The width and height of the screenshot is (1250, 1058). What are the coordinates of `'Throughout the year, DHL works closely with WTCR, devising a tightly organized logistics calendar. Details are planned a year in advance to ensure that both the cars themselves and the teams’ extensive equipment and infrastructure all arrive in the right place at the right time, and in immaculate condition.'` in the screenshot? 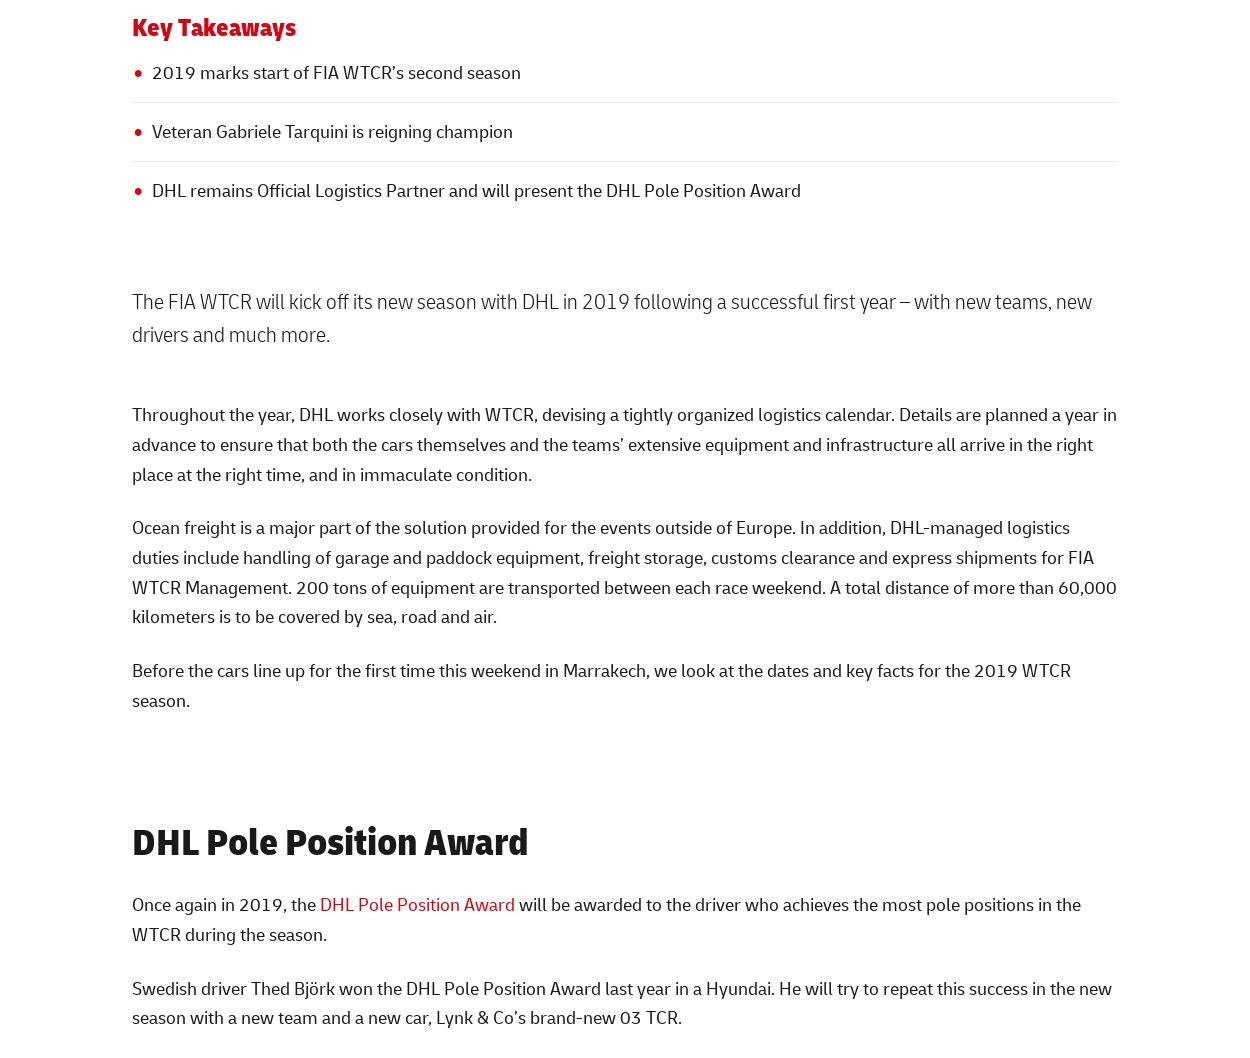 It's located at (622, 442).